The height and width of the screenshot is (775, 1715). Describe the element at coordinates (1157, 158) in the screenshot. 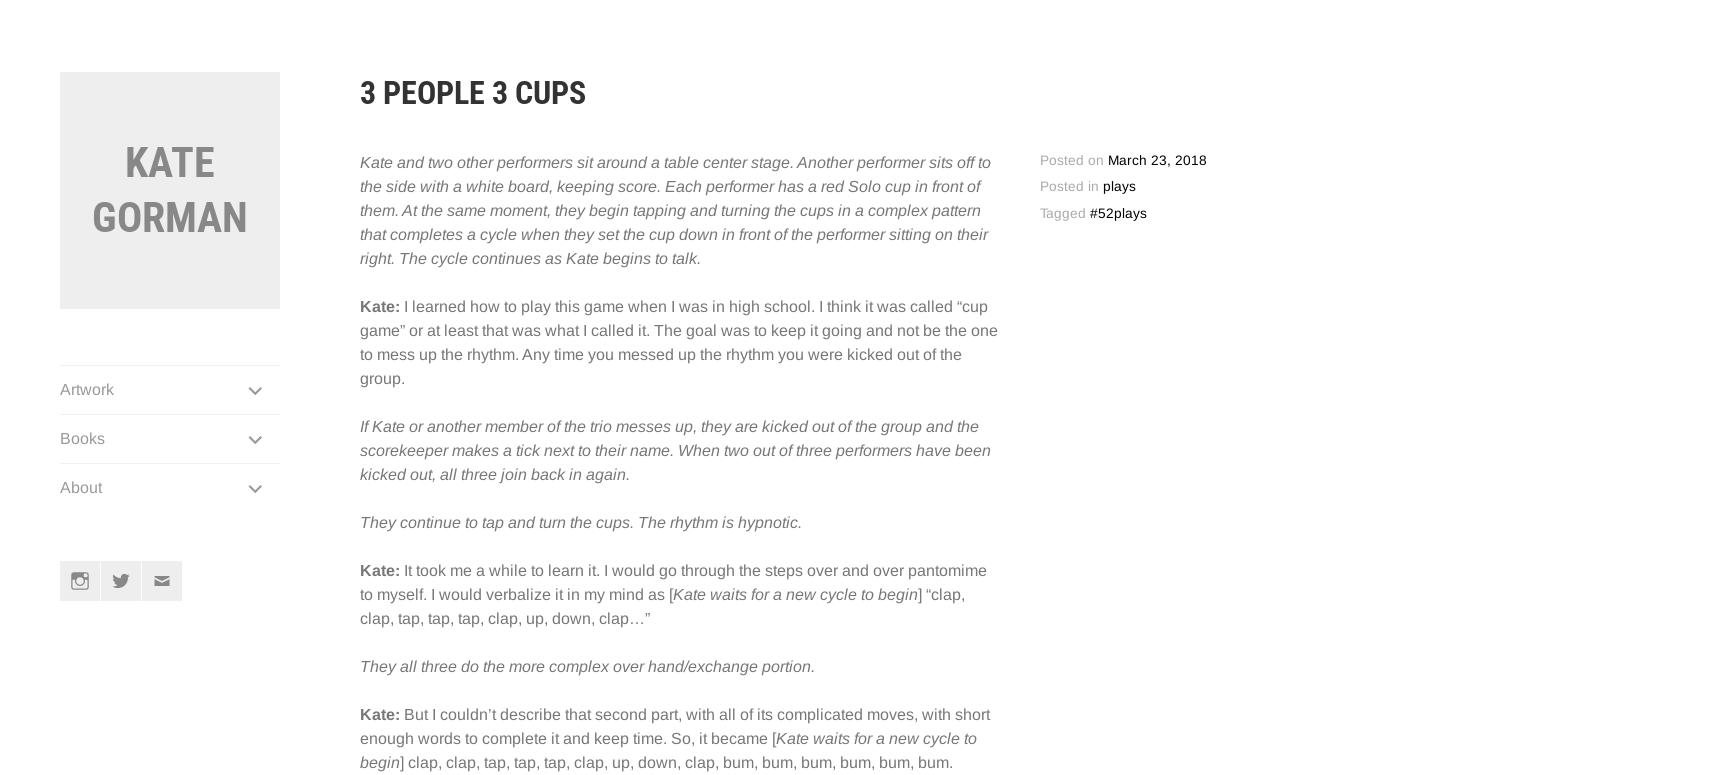

I see `'March 23, 2018'` at that location.